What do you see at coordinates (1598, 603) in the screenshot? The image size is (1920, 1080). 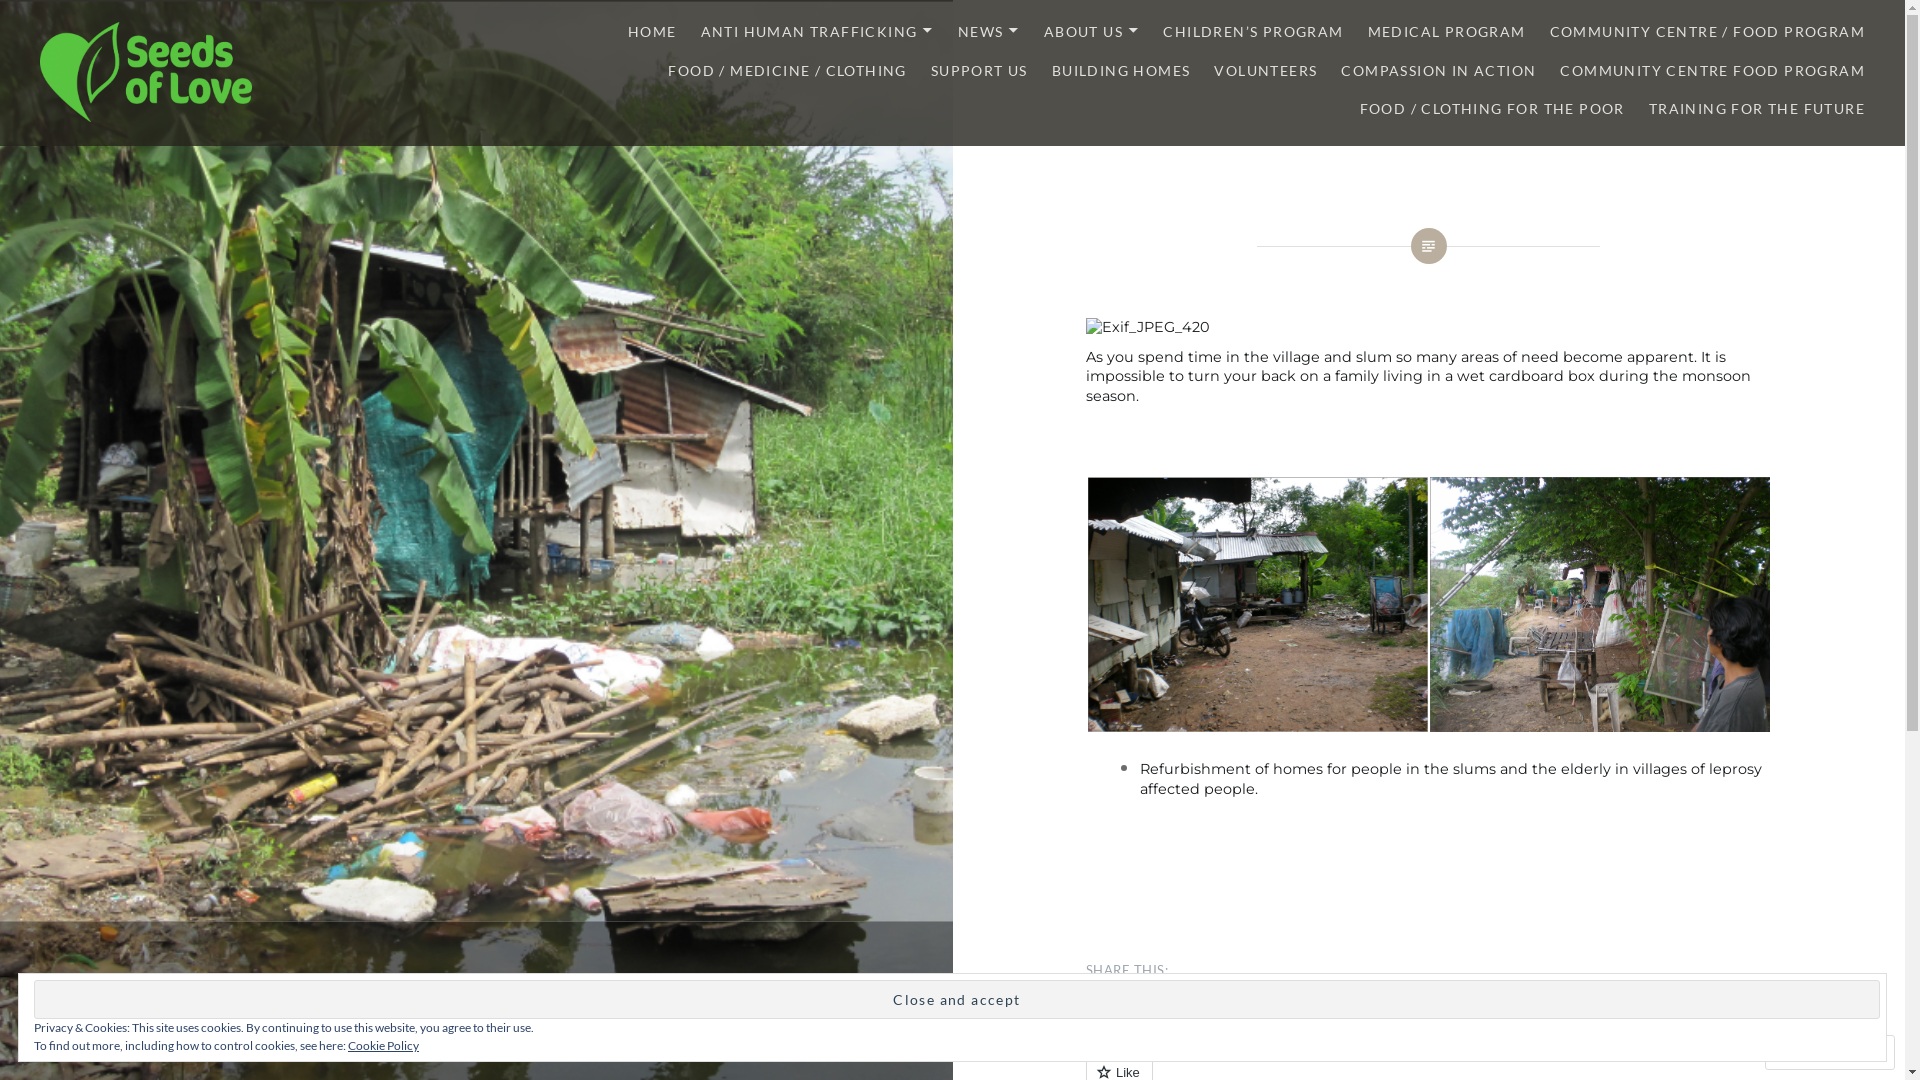 I see `'Schermafbeelding 2018-08-27 om 10.55.04'` at bounding box center [1598, 603].